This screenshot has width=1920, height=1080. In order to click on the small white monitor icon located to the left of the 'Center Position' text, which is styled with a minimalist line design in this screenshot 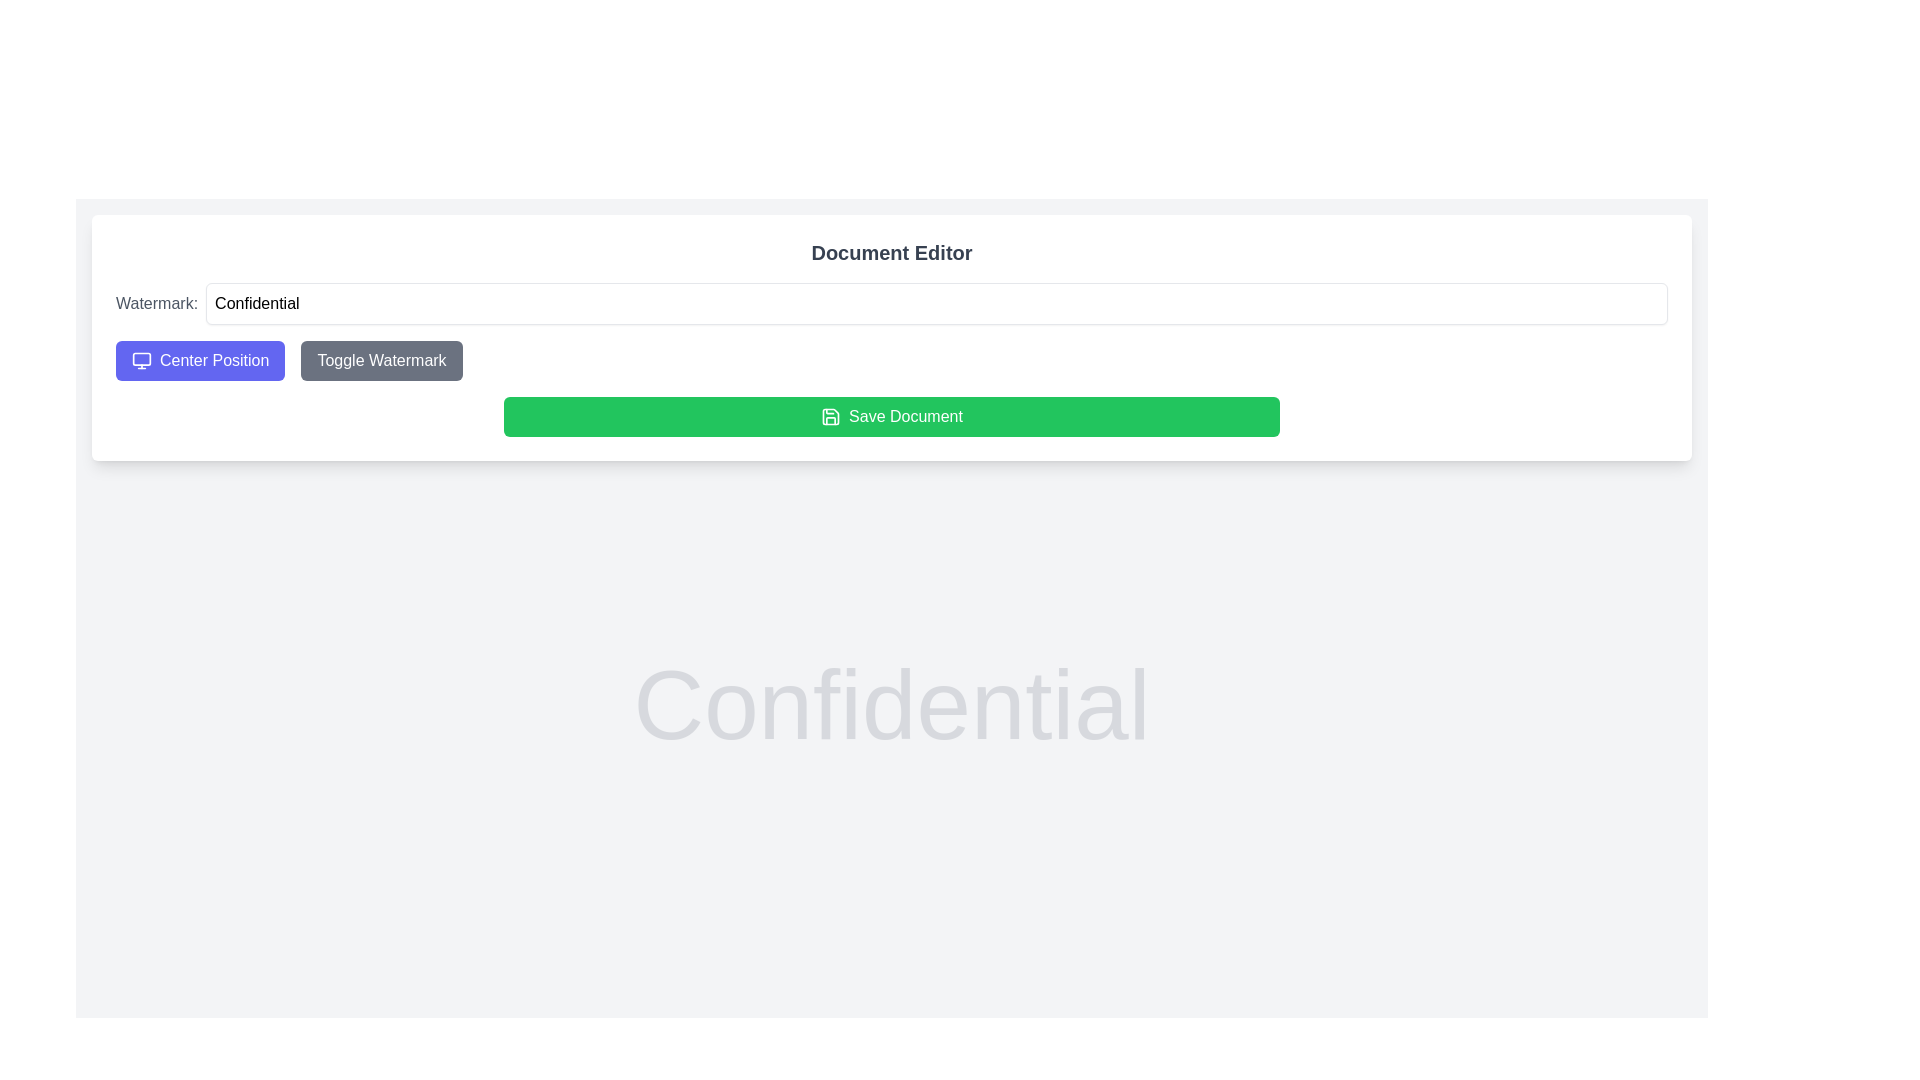, I will do `click(141, 361)`.